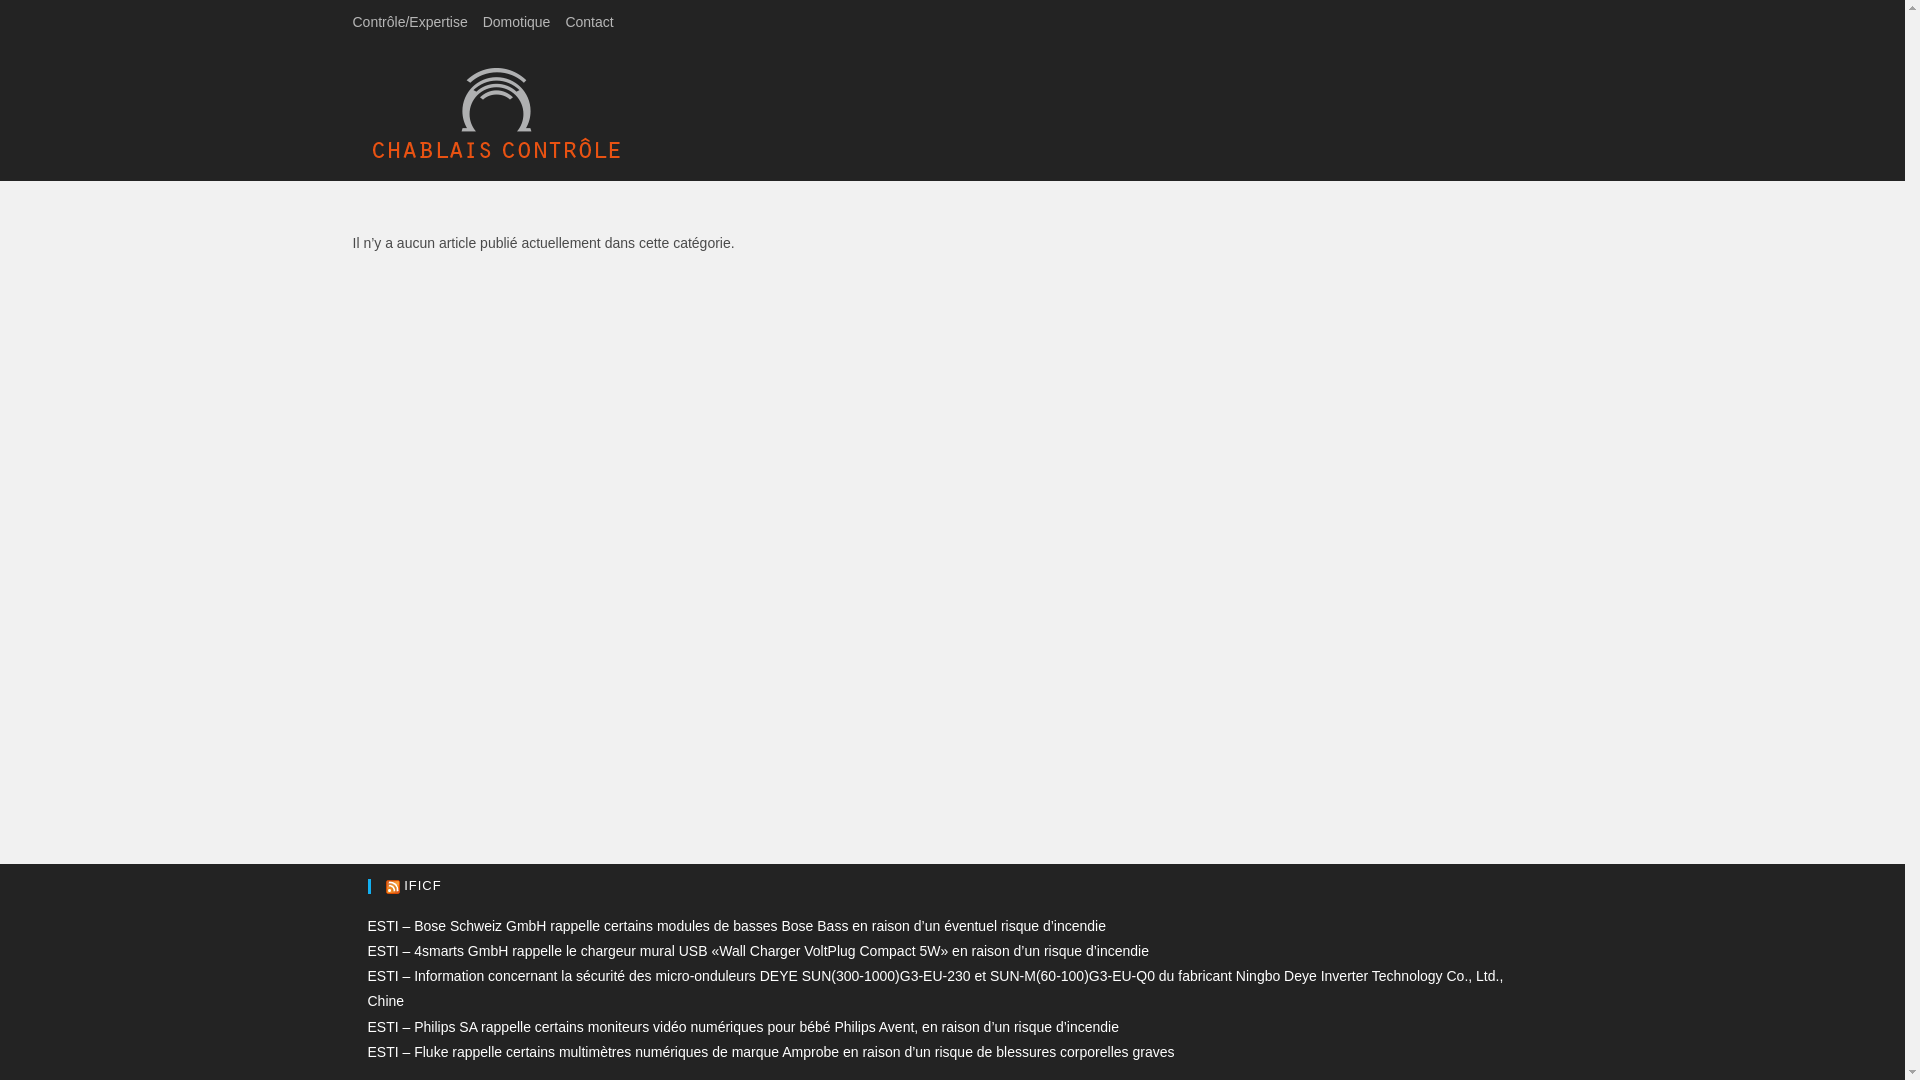 This screenshot has width=1920, height=1080. I want to click on 'Domotique', so click(517, 22).